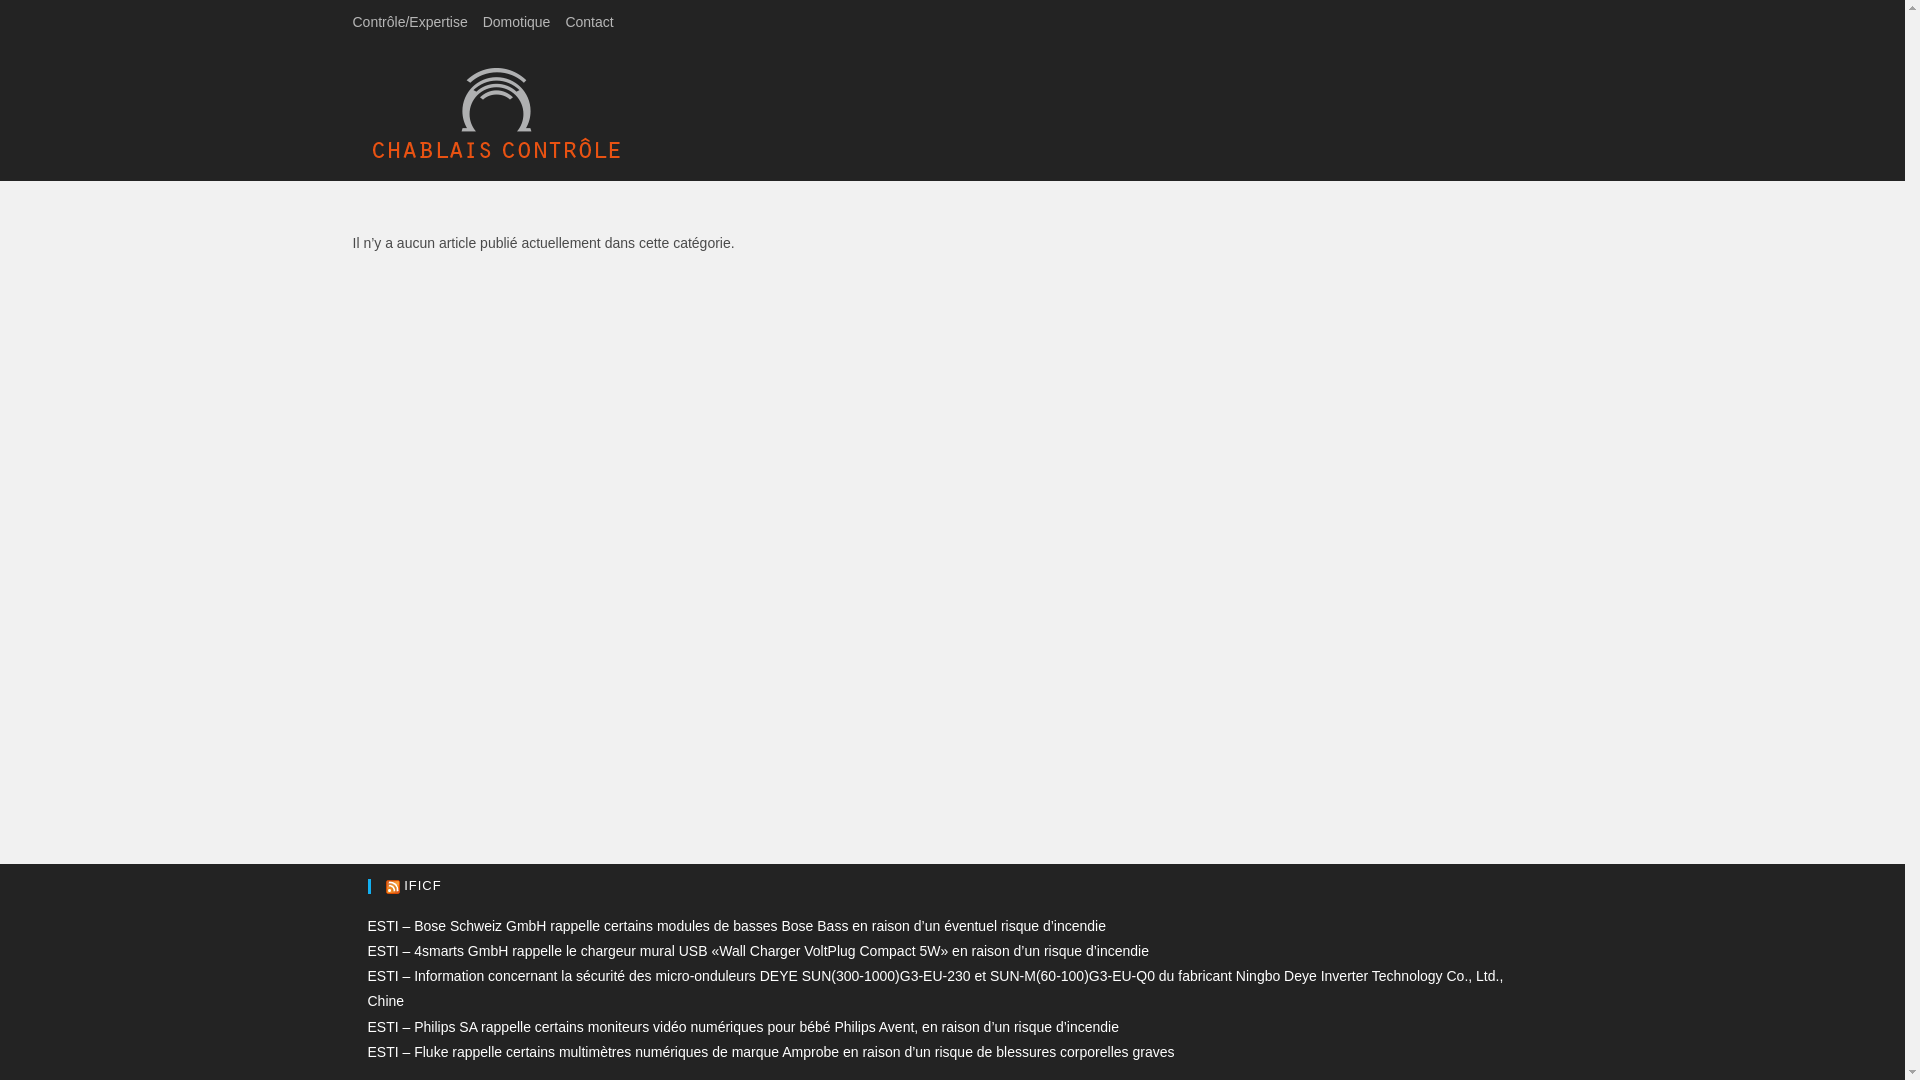 This screenshot has width=1920, height=1080. I want to click on 'Domotique', so click(517, 22).